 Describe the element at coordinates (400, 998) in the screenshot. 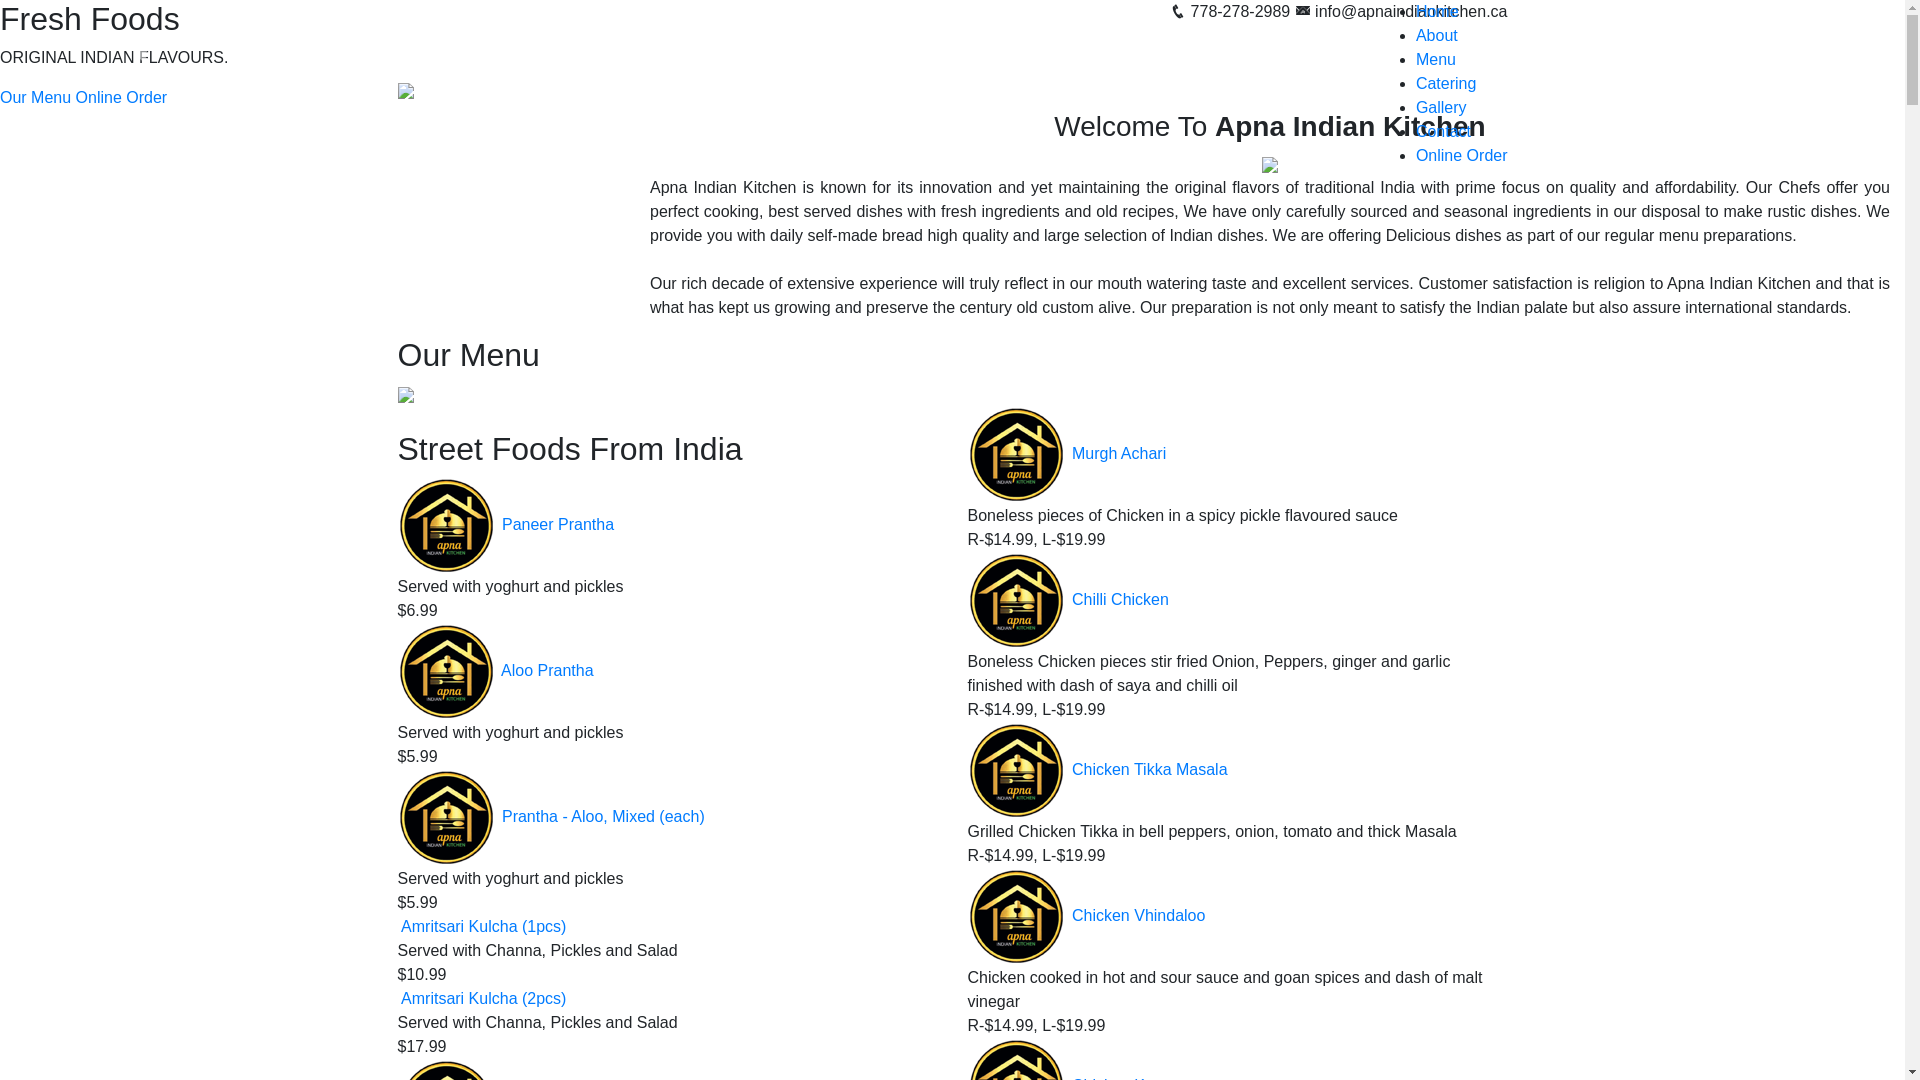

I see `'Amritsari Kulcha (2pcs)'` at that location.